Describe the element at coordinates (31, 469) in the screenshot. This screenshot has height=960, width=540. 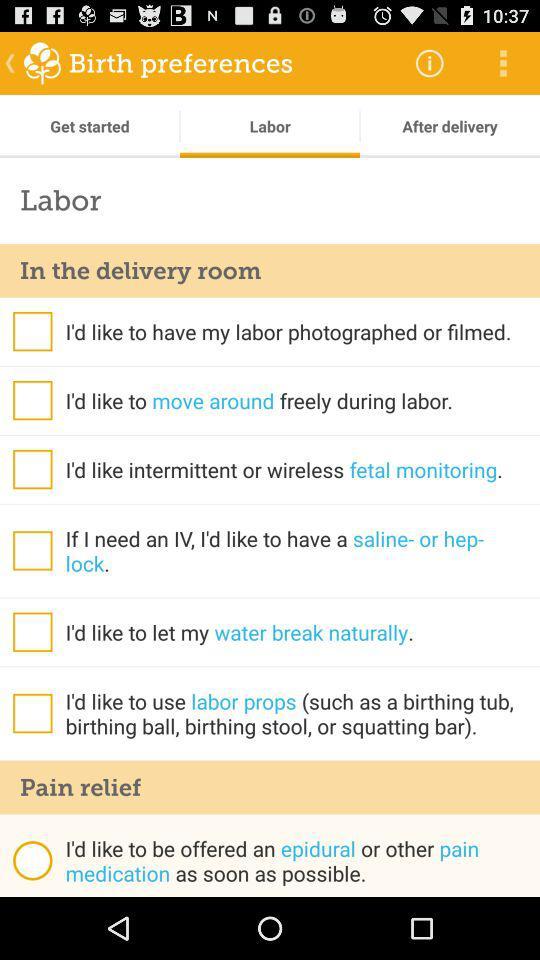
I see `check box` at that location.